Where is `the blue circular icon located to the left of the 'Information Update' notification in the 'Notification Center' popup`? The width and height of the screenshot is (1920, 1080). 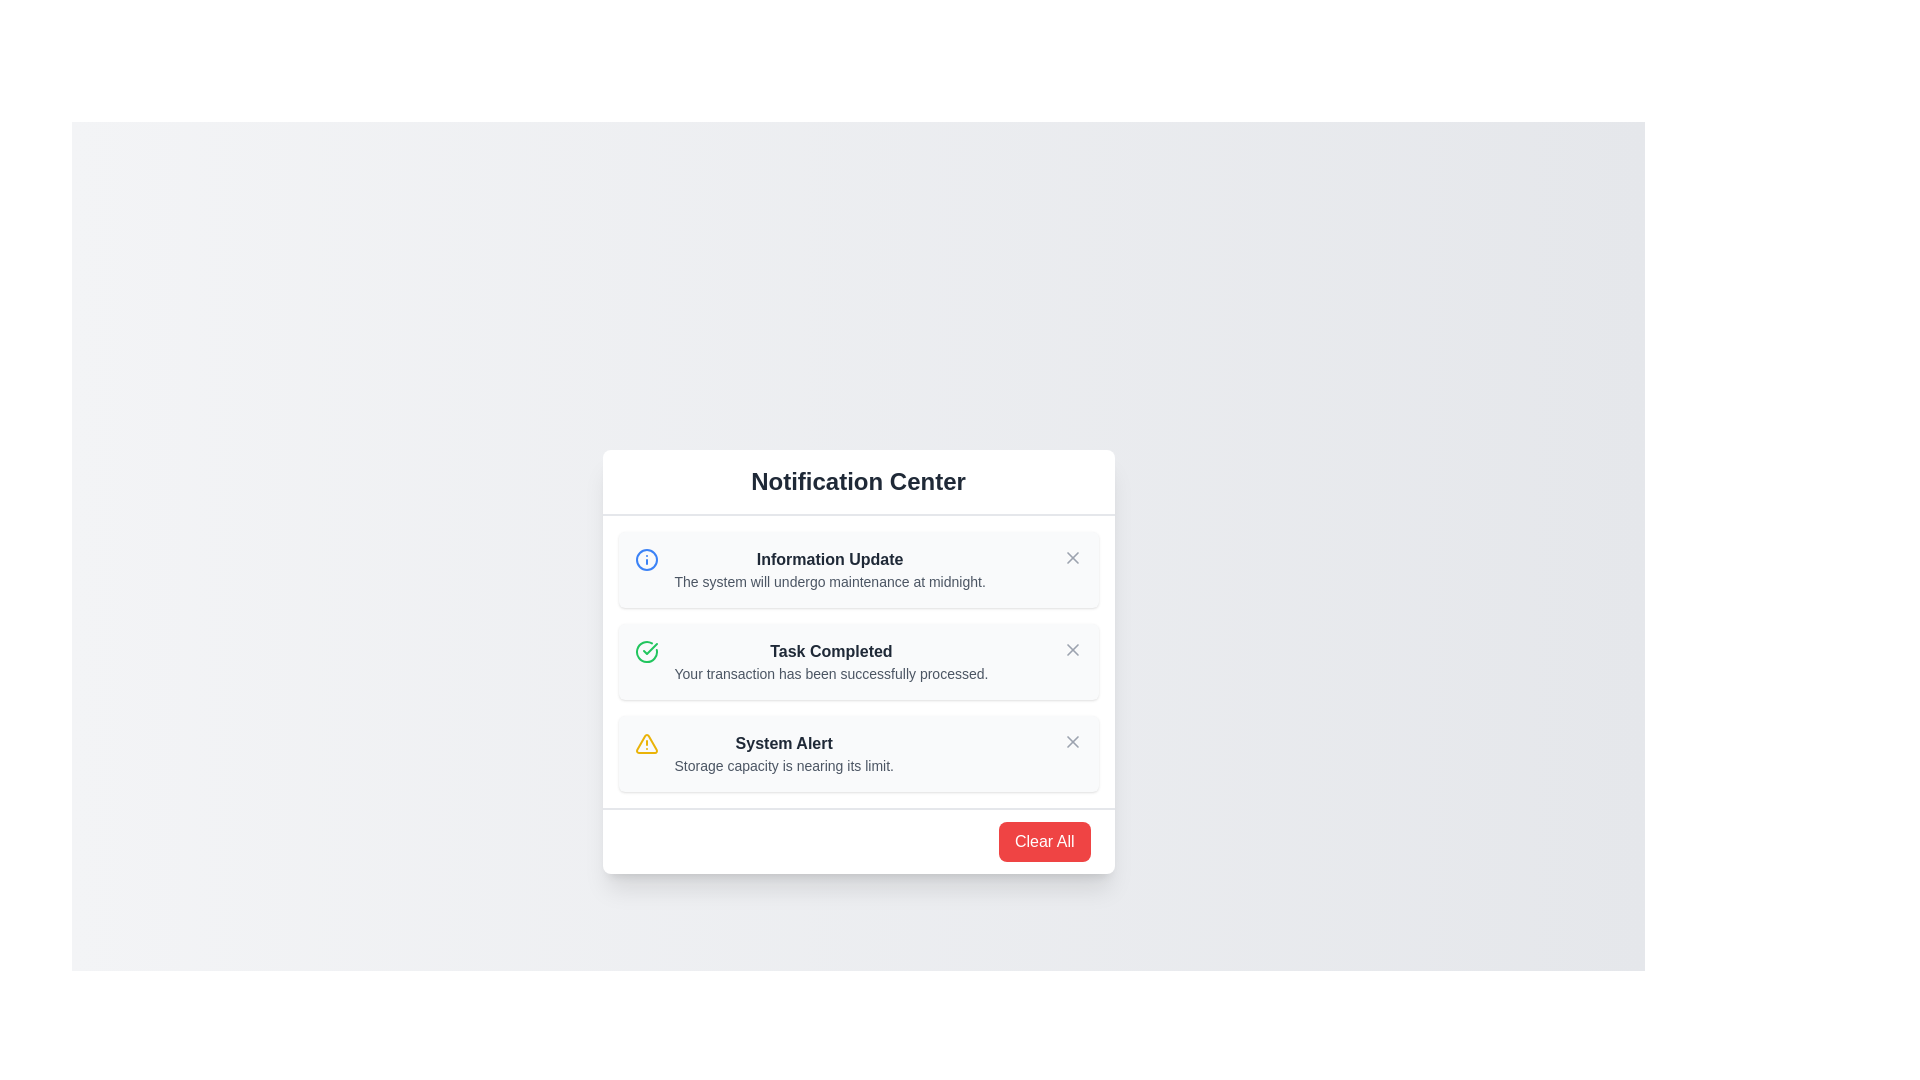 the blue circular icon located to the left of the 'Information Update' notification in the 'Notification Center' popup is located at coordinates (646, 559).